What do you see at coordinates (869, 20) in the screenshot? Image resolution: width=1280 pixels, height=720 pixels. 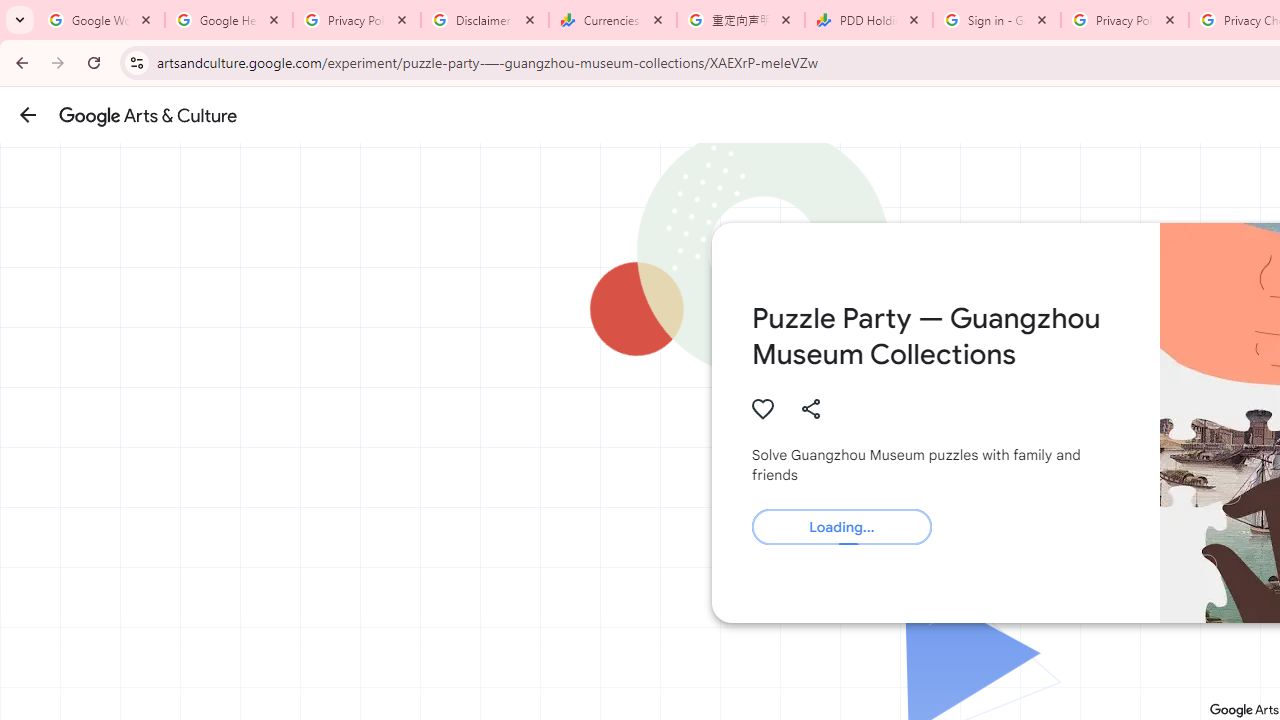 I see `'PDD Holdings Inc - ADR (PDD) Price & News - Google Finance'` at bounding box center [869, 20].